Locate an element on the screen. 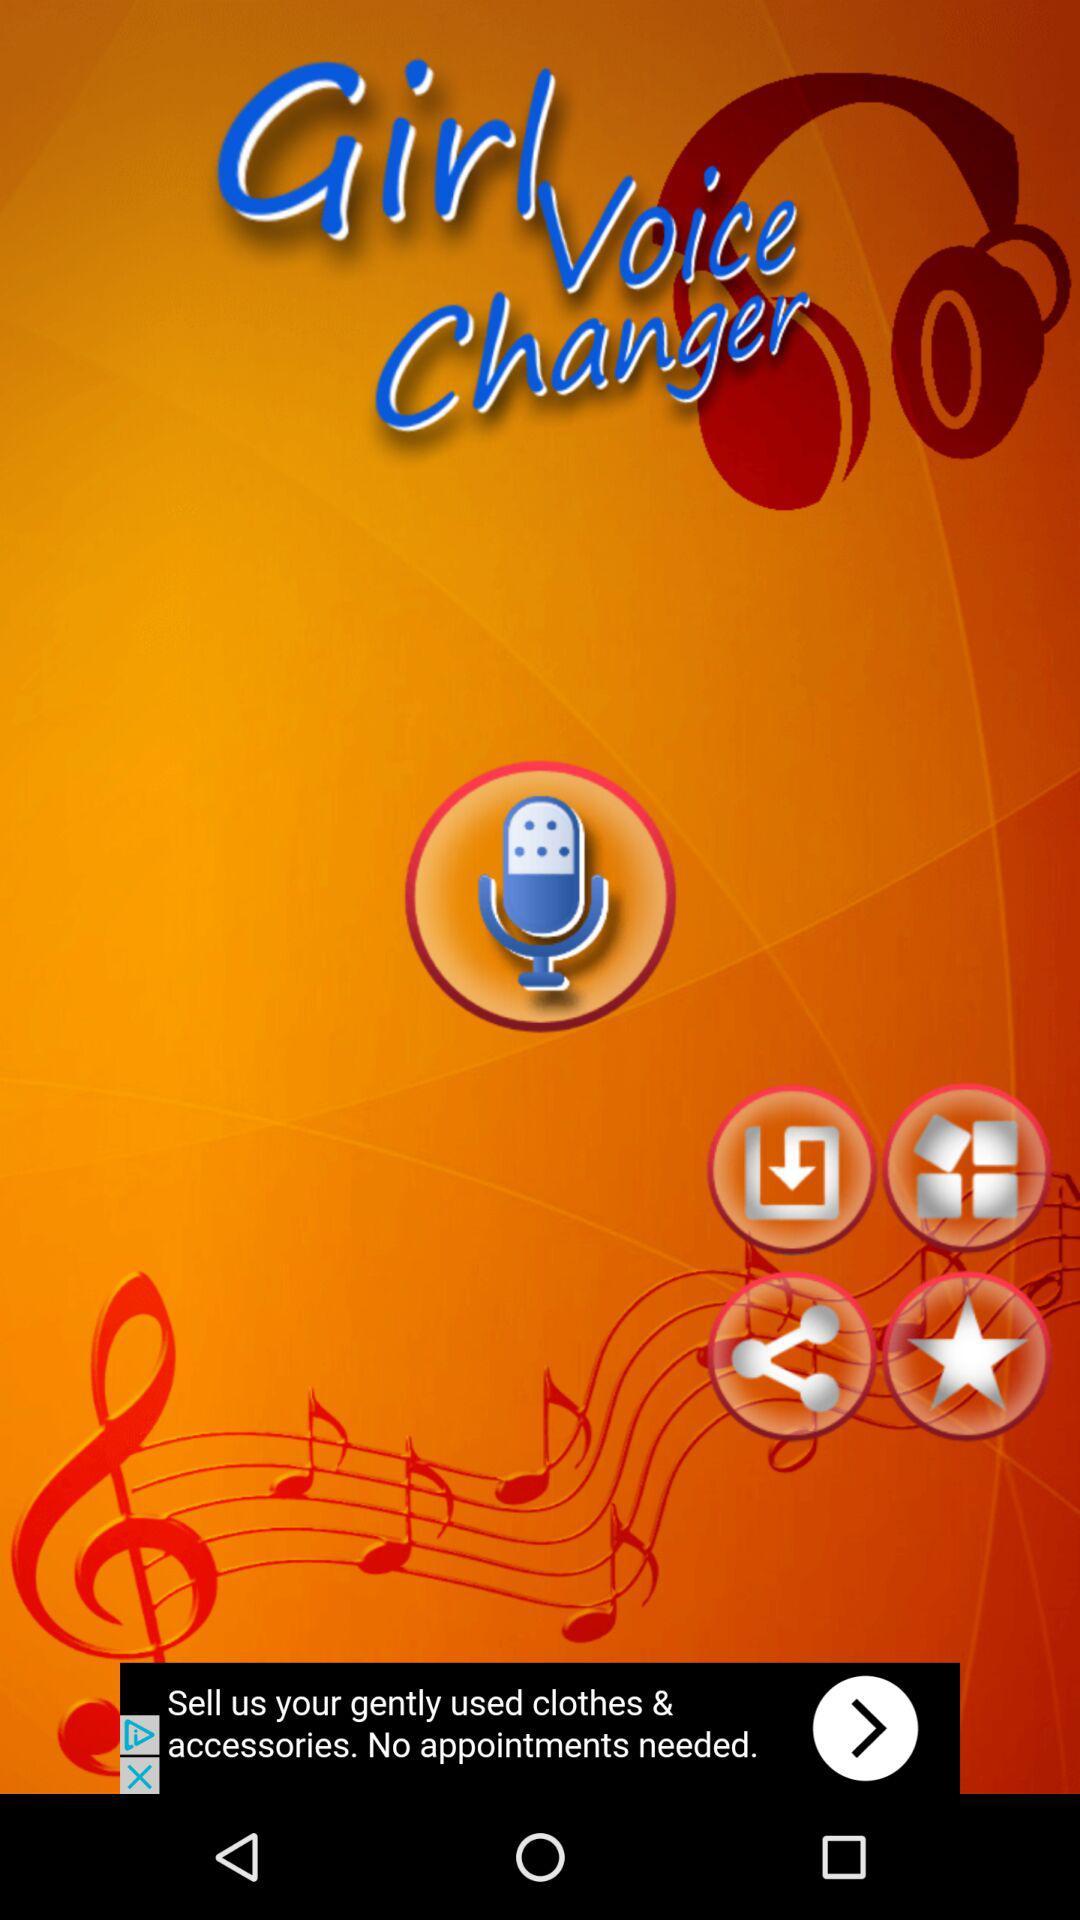 This screenshot has width=1080, height=1920. switch to share is located at coordinates (790, 1356).